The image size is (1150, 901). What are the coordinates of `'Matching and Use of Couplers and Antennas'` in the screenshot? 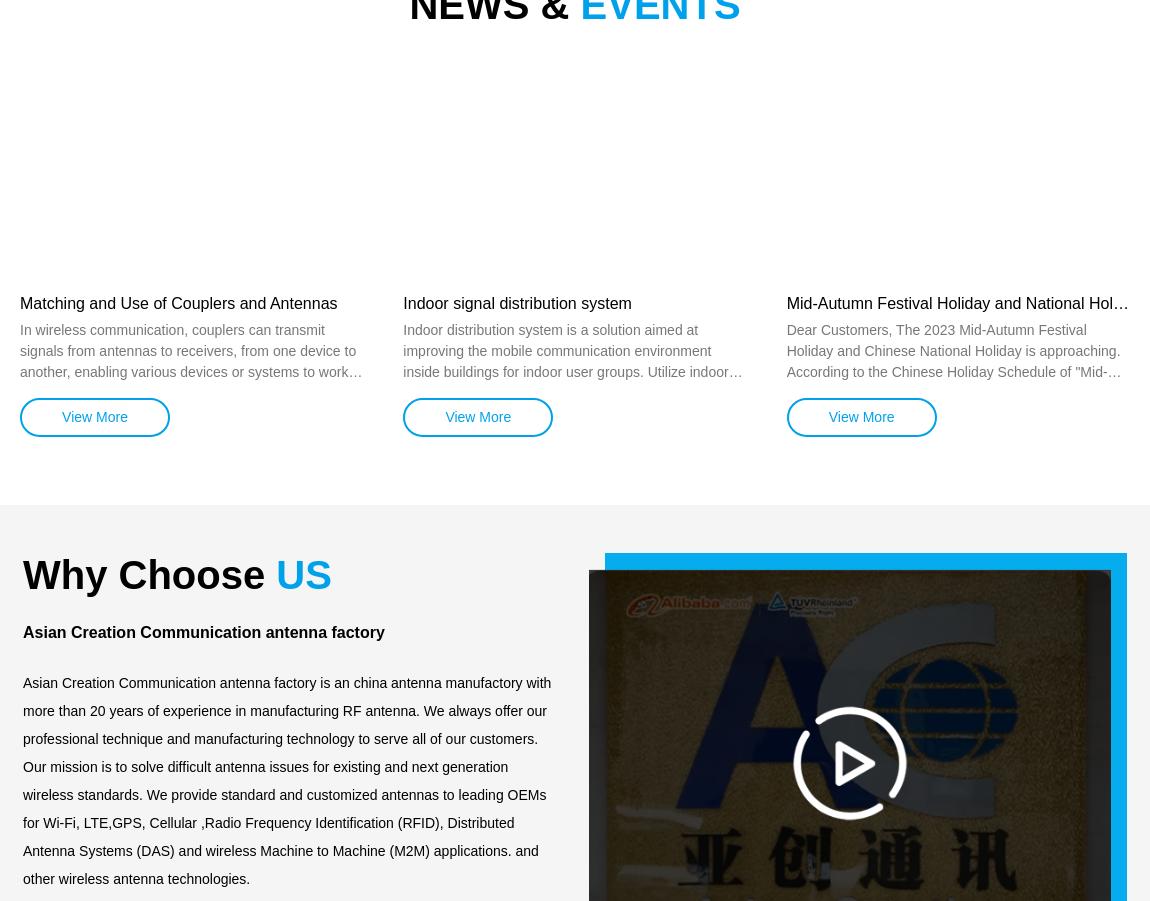 It's located at (19, 302).